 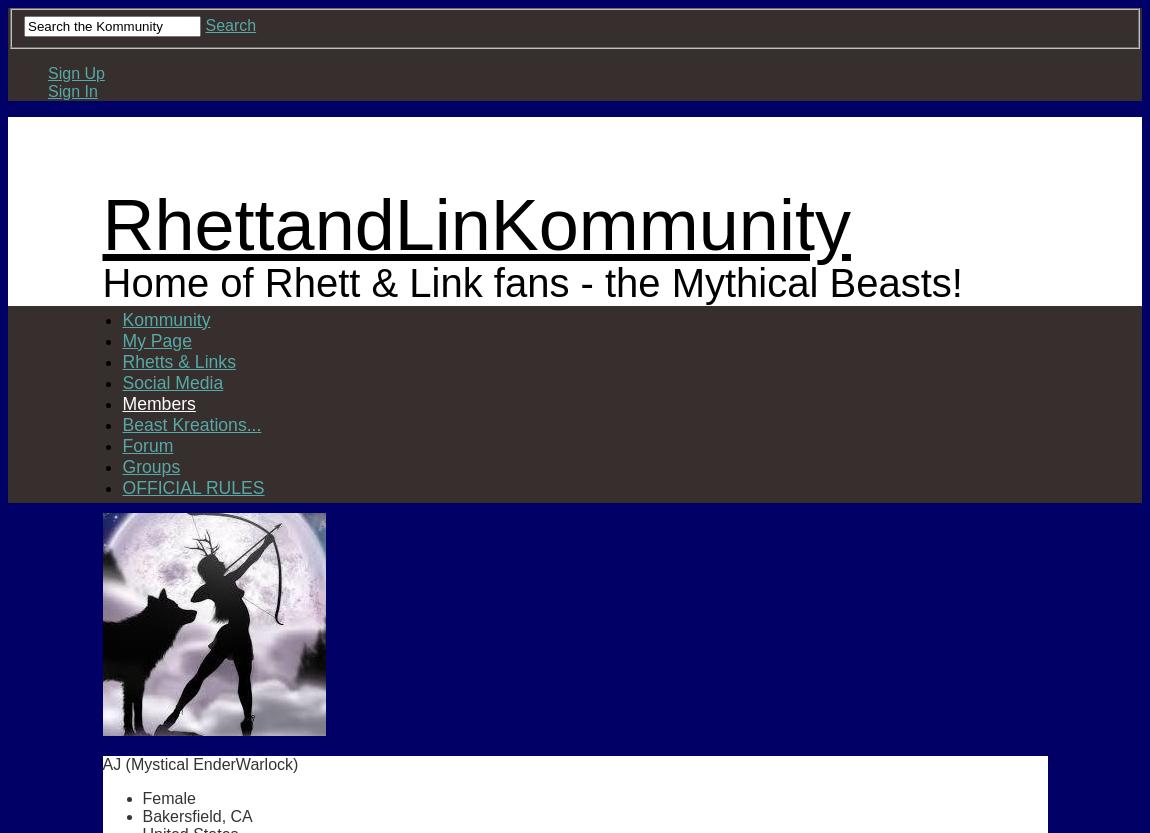 I want to click on 'Rhetts & Links', so click(x=177, y=361).